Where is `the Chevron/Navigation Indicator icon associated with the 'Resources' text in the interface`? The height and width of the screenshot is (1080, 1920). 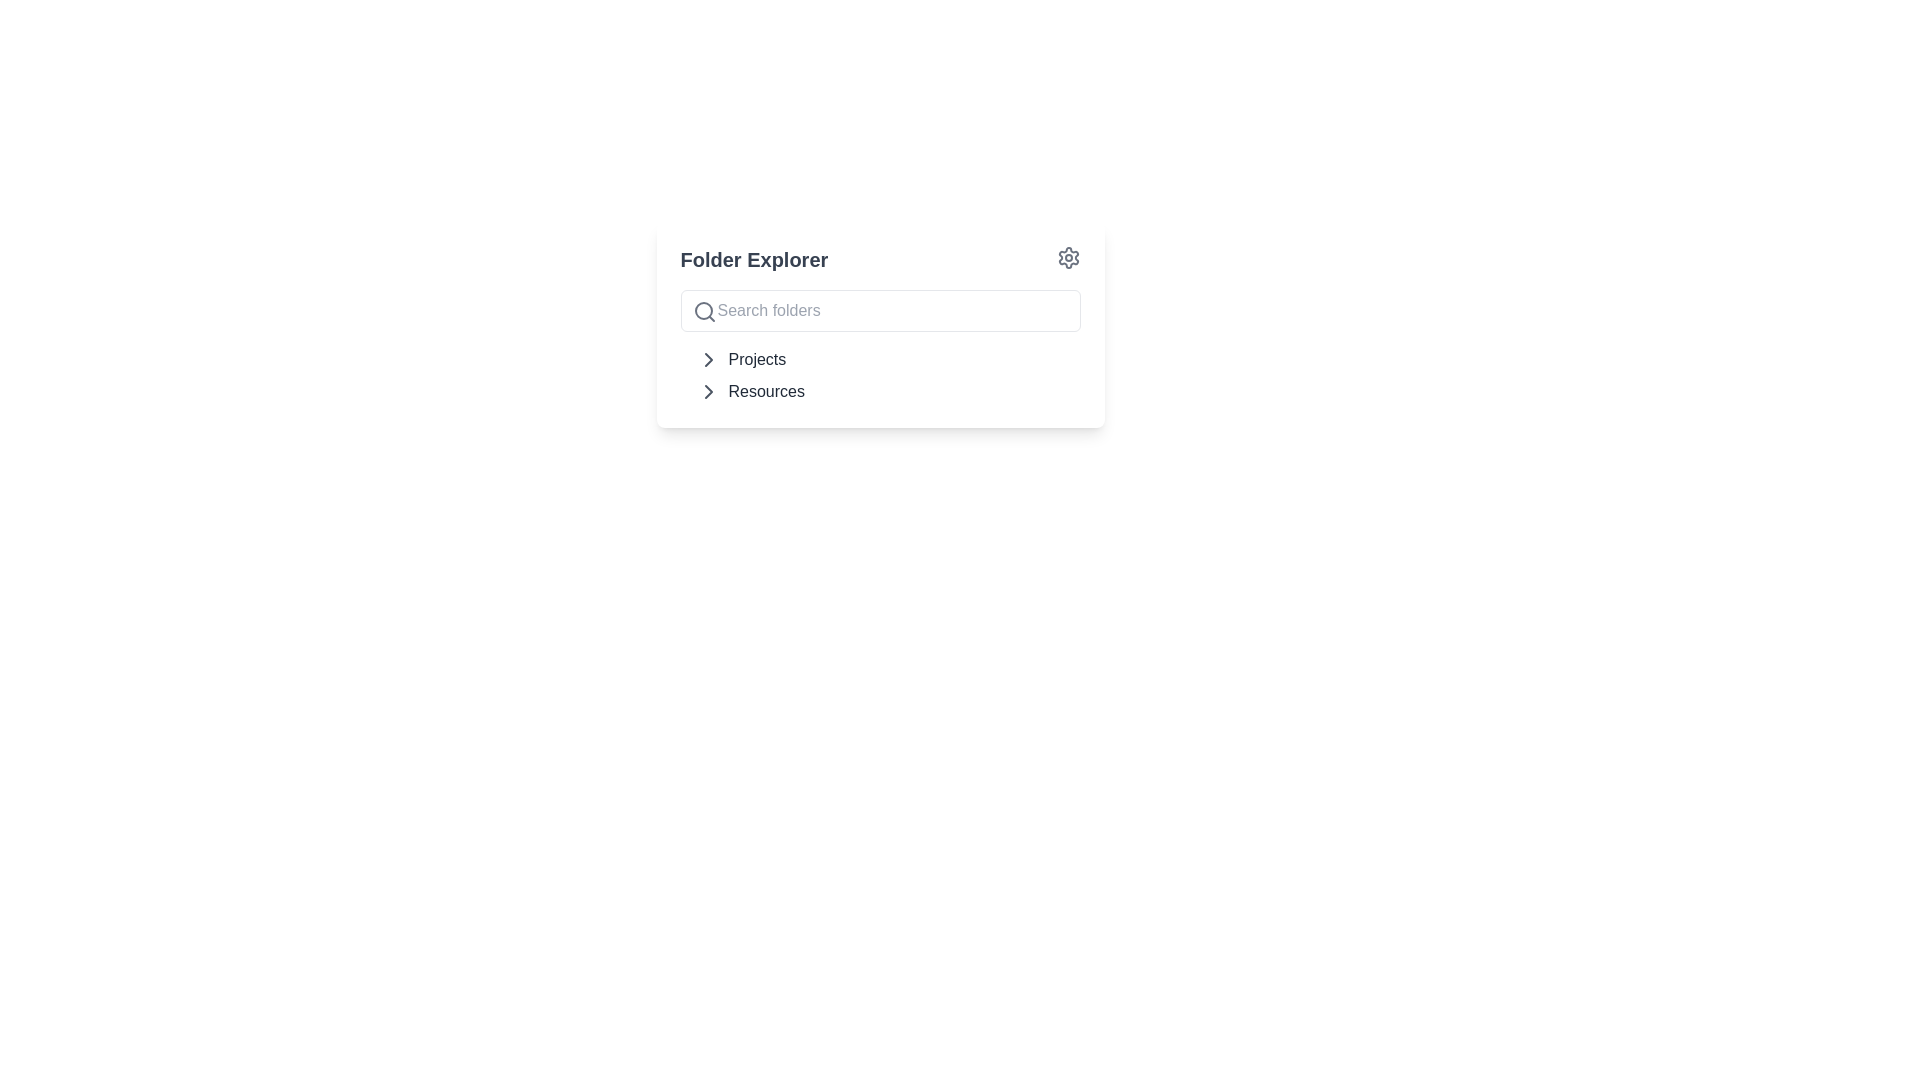 the Chevron/Navigation Indicator icon associated with the 'Resources' text in the interface is located at coordinates (708, 392).